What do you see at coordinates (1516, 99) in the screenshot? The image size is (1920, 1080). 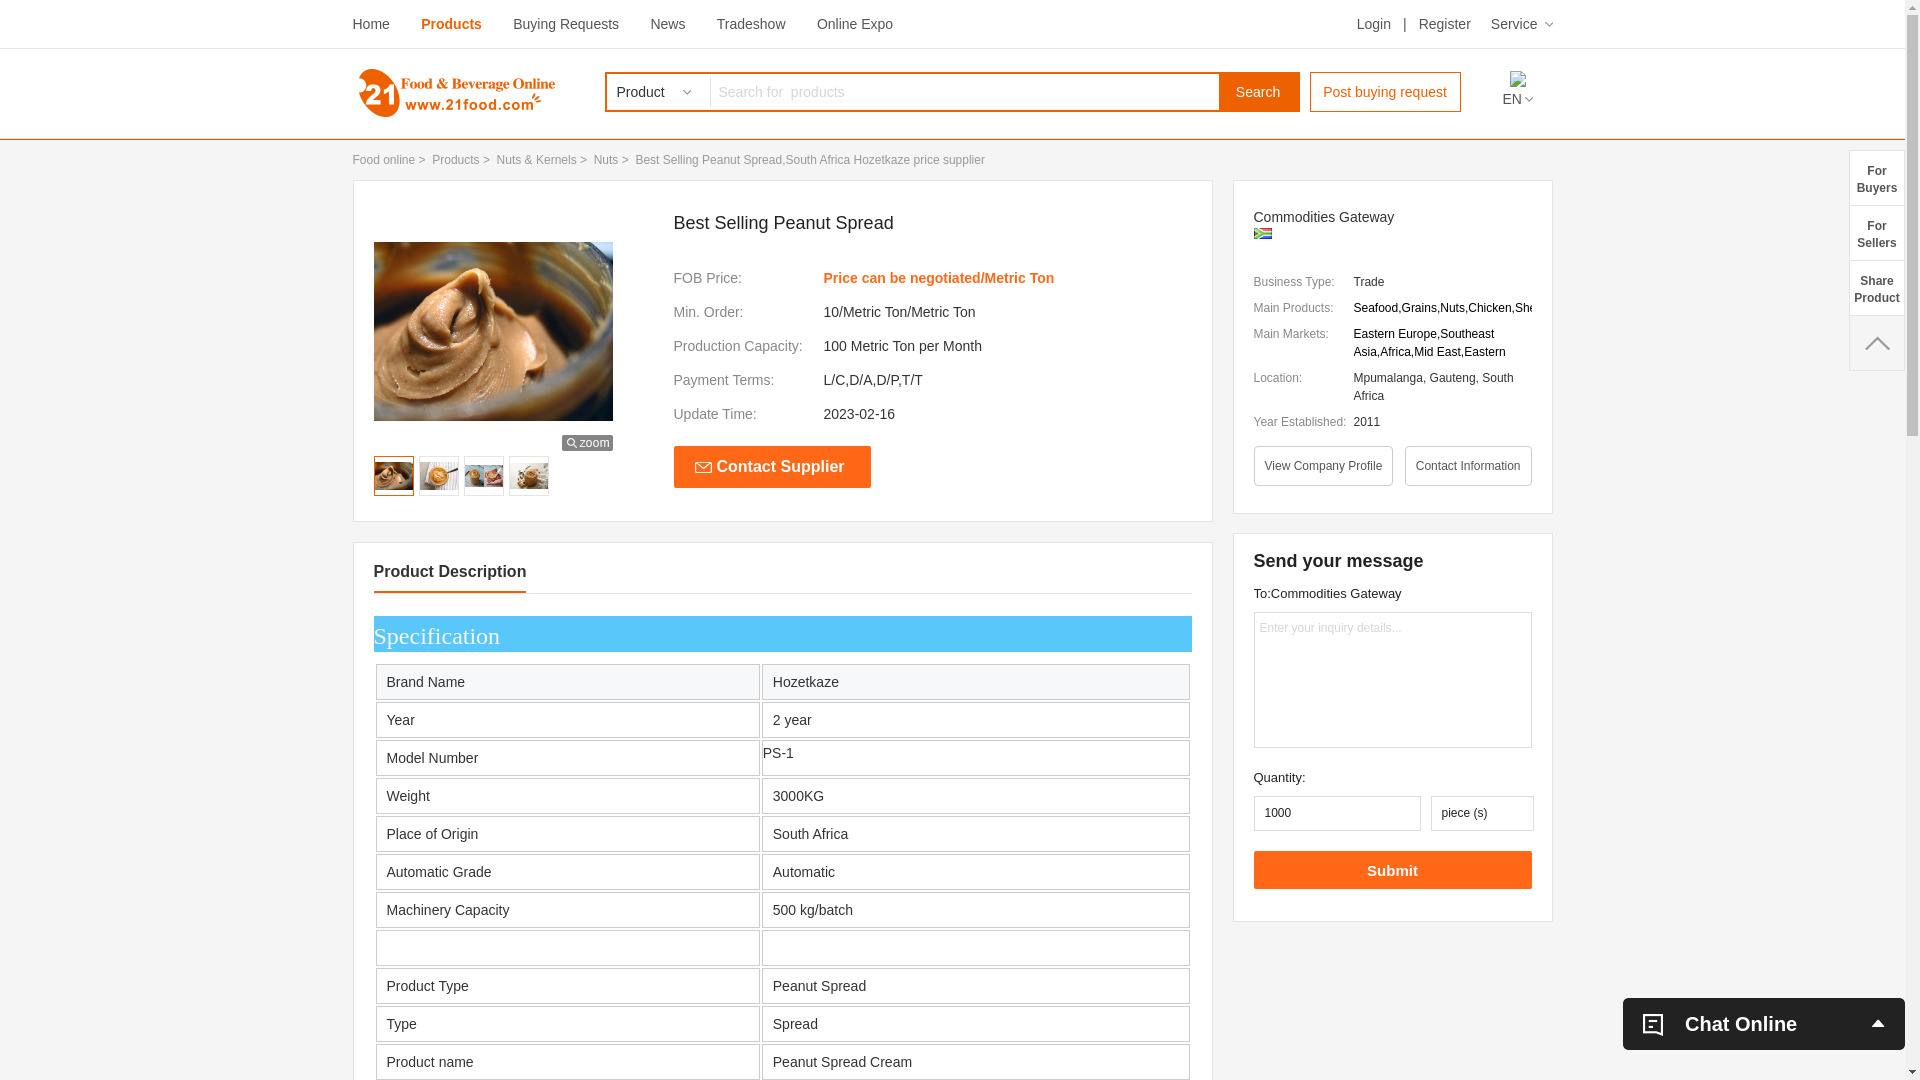 I see `'EN'` at bounding box center [1516, 99].